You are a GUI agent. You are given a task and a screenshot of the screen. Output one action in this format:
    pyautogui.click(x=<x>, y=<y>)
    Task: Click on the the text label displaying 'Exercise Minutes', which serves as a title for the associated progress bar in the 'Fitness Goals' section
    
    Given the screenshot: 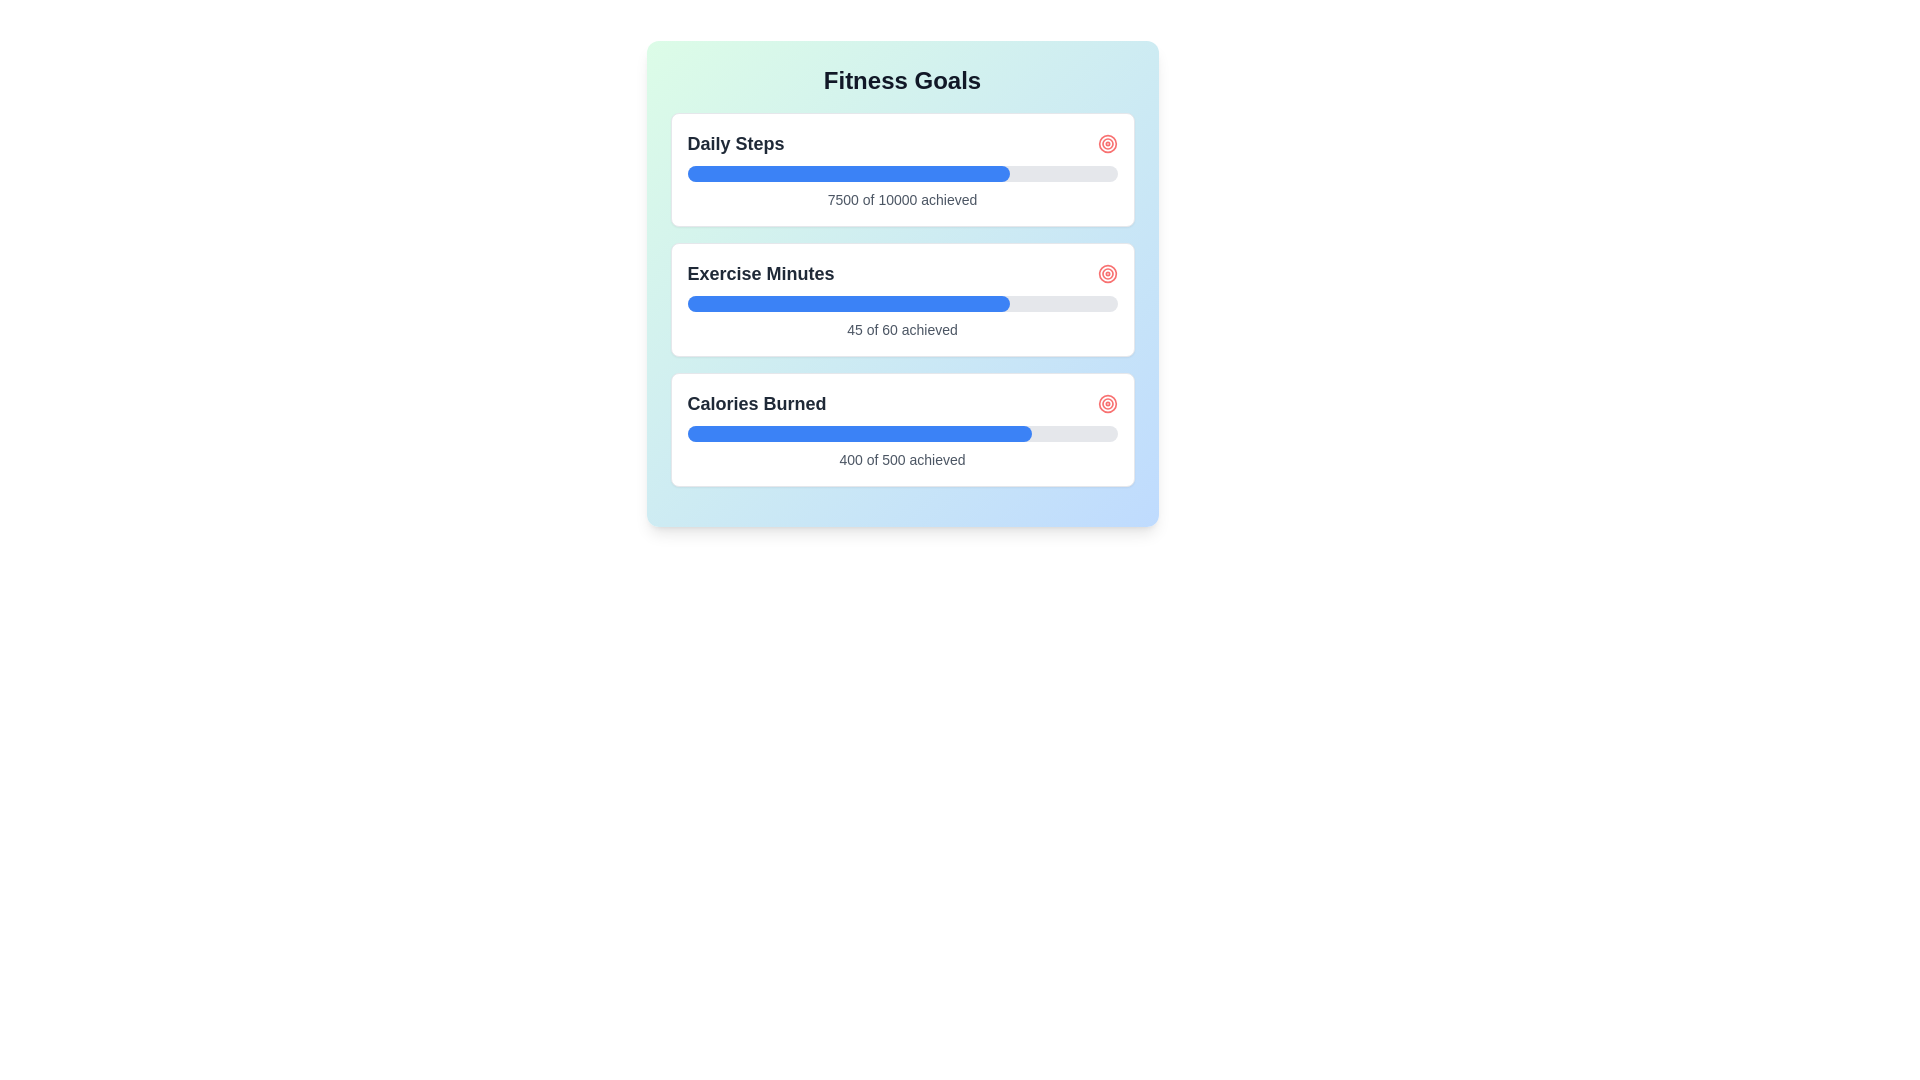 What is the action you would take?
    pyautogui.click(x=760, y=273)
    